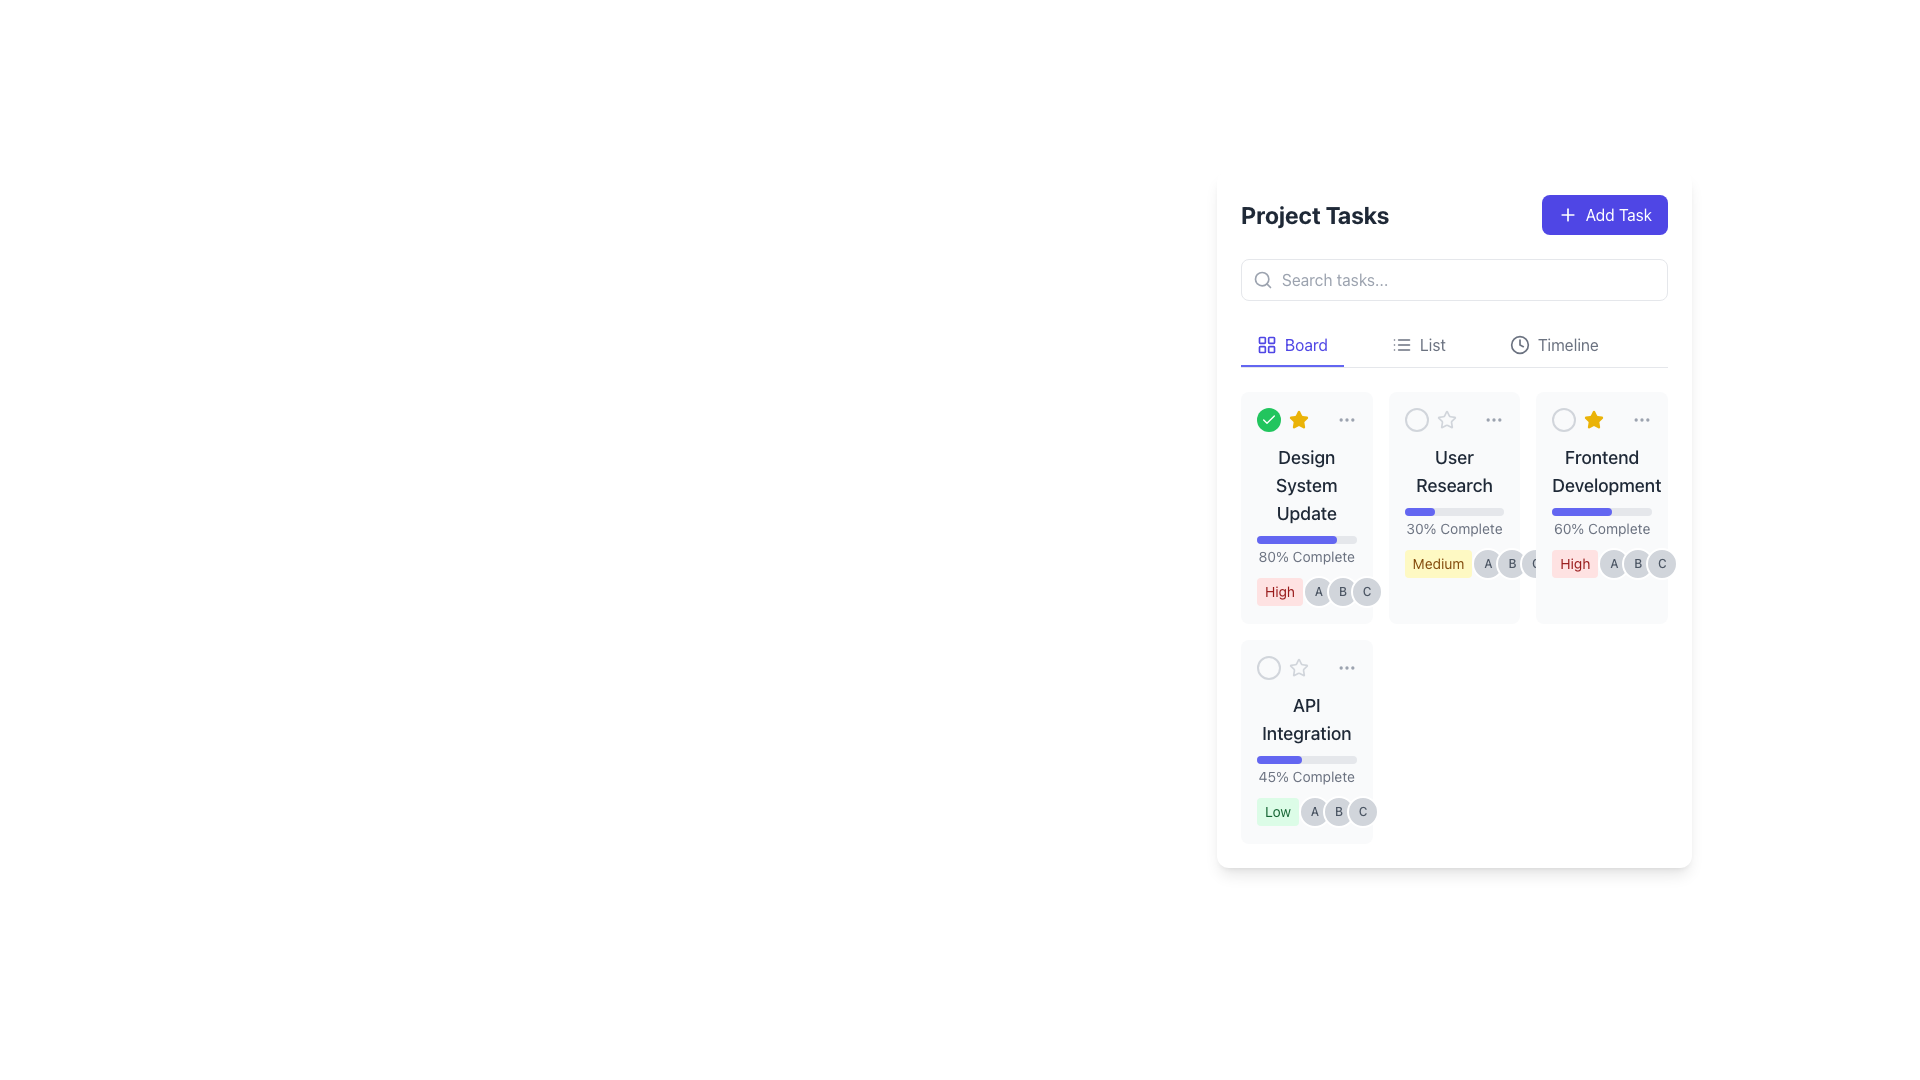 This screenshot has width=1920, height=1080. Describe the element at coordinates (1621, 511) in the screenshot. I see `the progress` at that location.